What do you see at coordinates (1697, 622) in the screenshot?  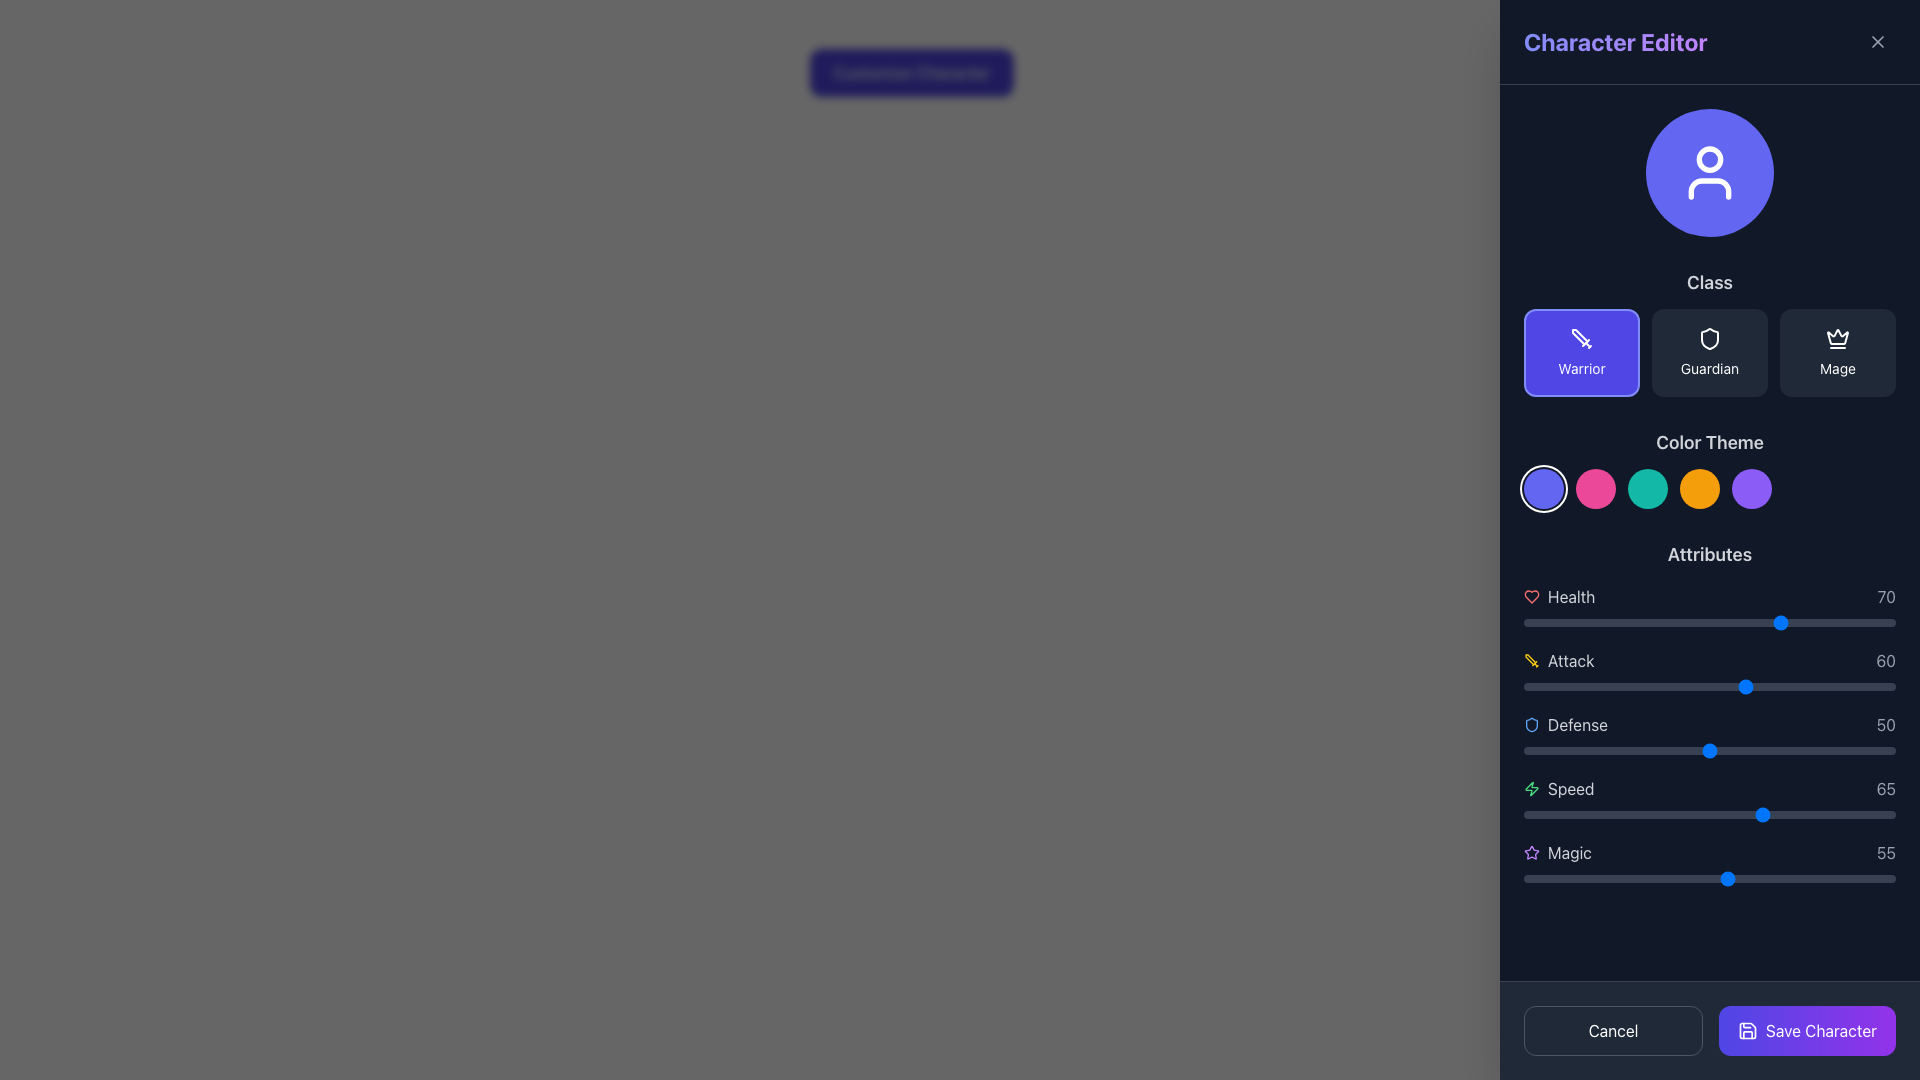 I see `health value` at bounding box center [1697, 622].